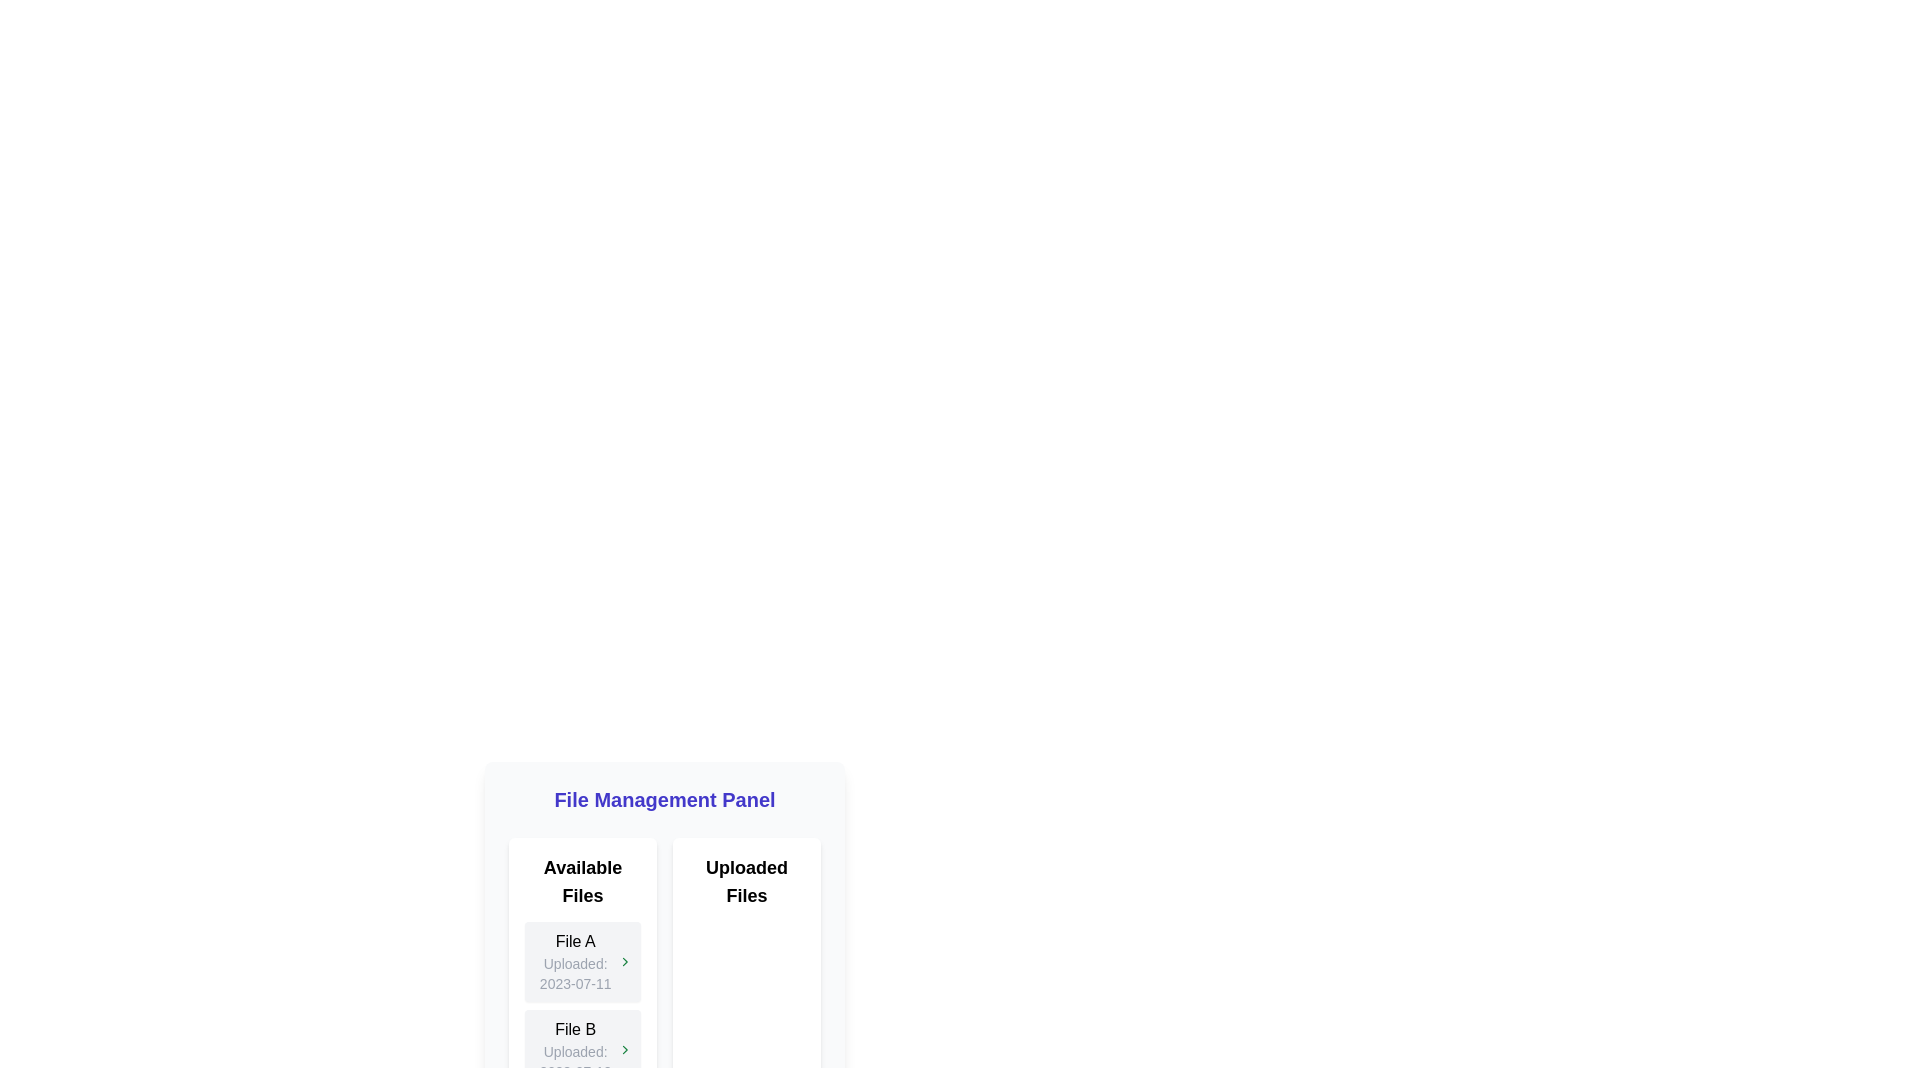  What do you see at coordinates (574, 960) in the screenshot?
I see `the Text information display for 'File A' located in the 'Available Files' section of the 'File Management Panel'` at bounding box center [574, 960].